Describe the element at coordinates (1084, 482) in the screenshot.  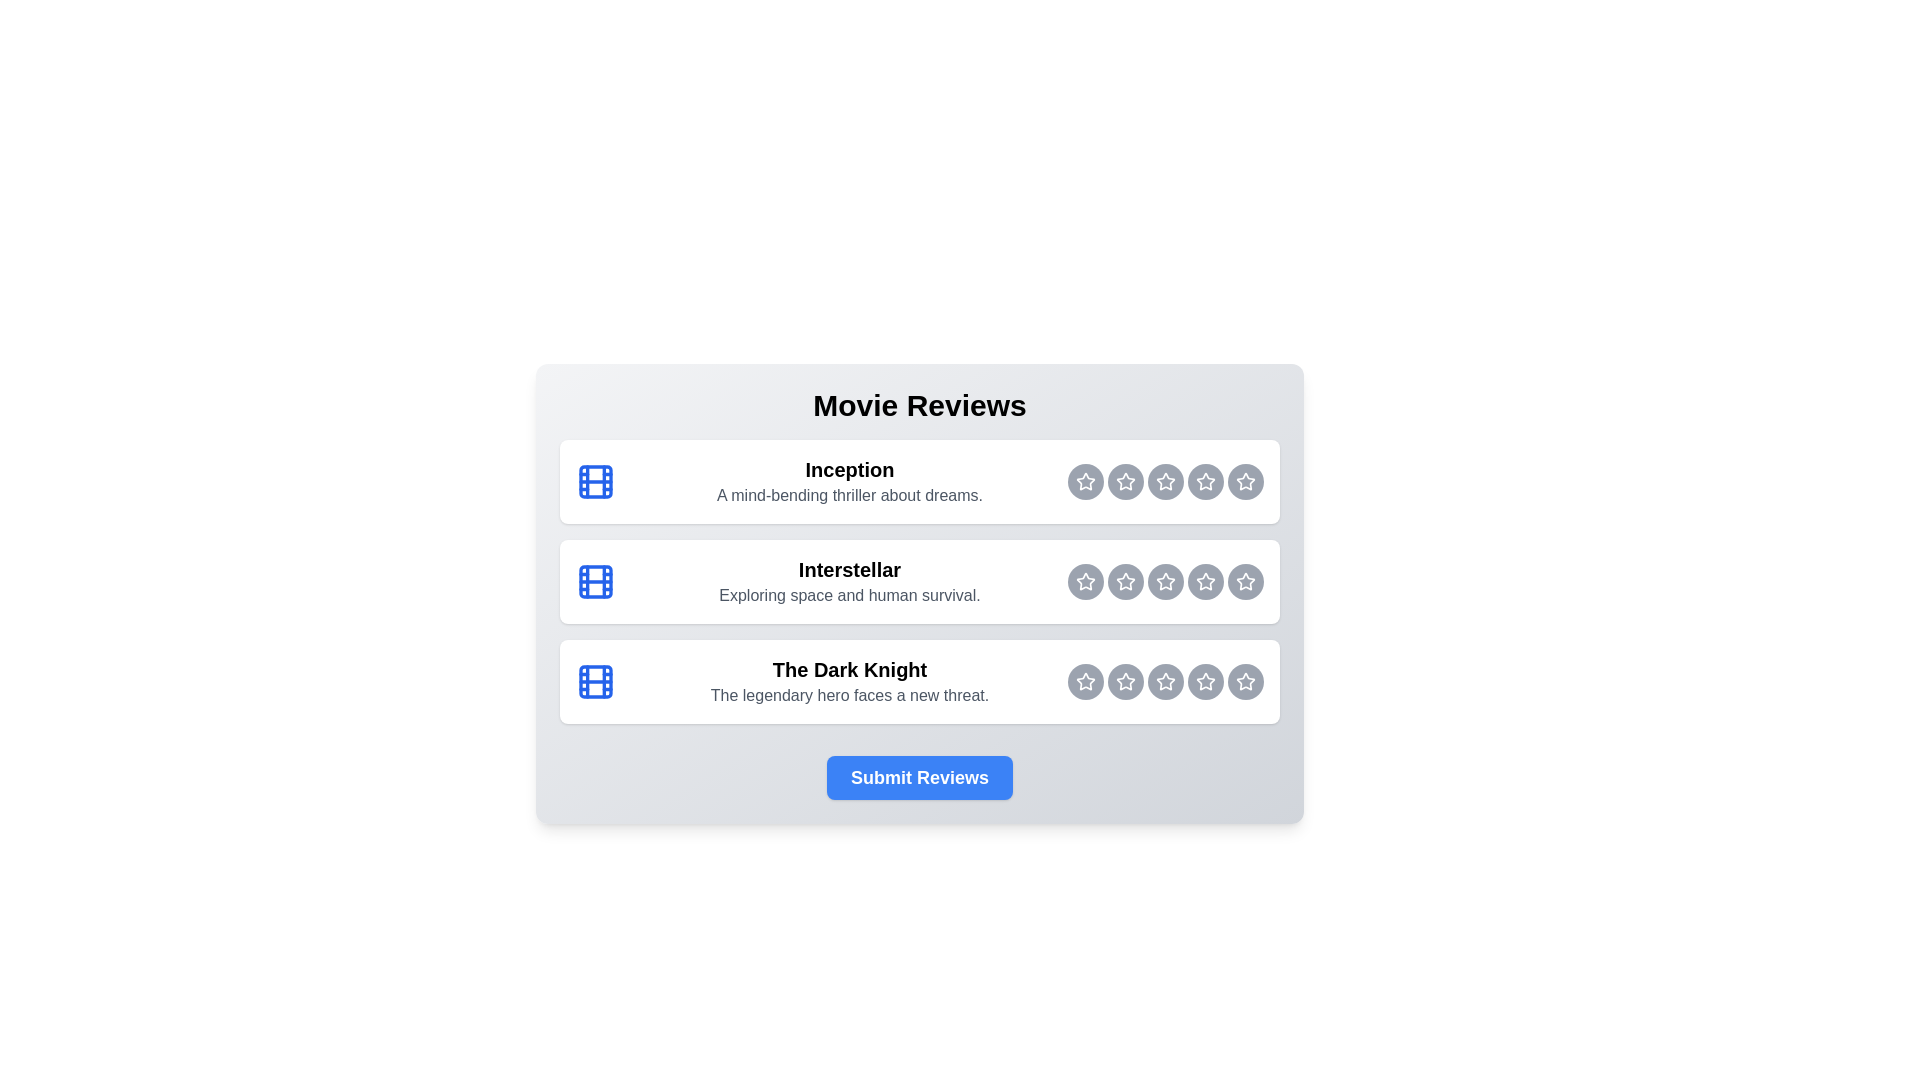
I see `the rating button for Inception at 1 stars` at that location.